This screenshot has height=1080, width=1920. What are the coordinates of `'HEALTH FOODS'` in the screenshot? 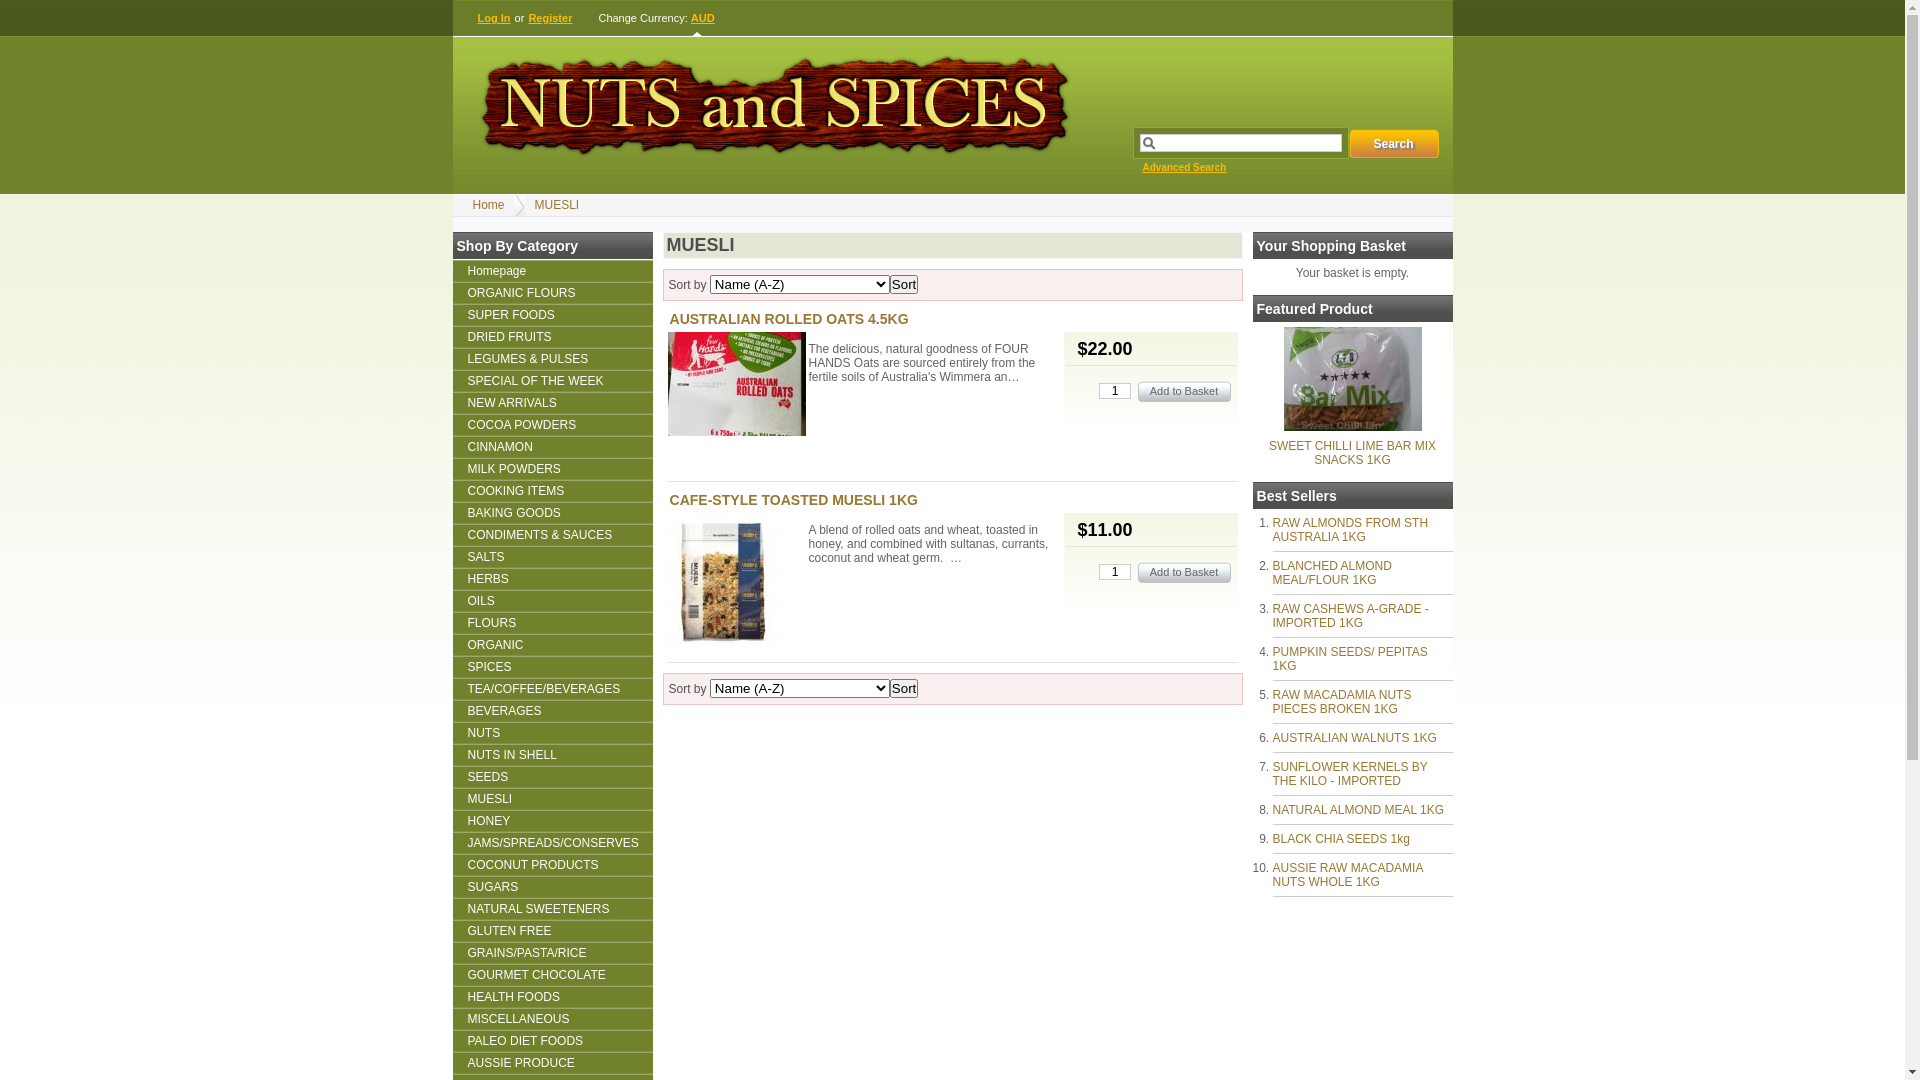 It's located at (552, 996).